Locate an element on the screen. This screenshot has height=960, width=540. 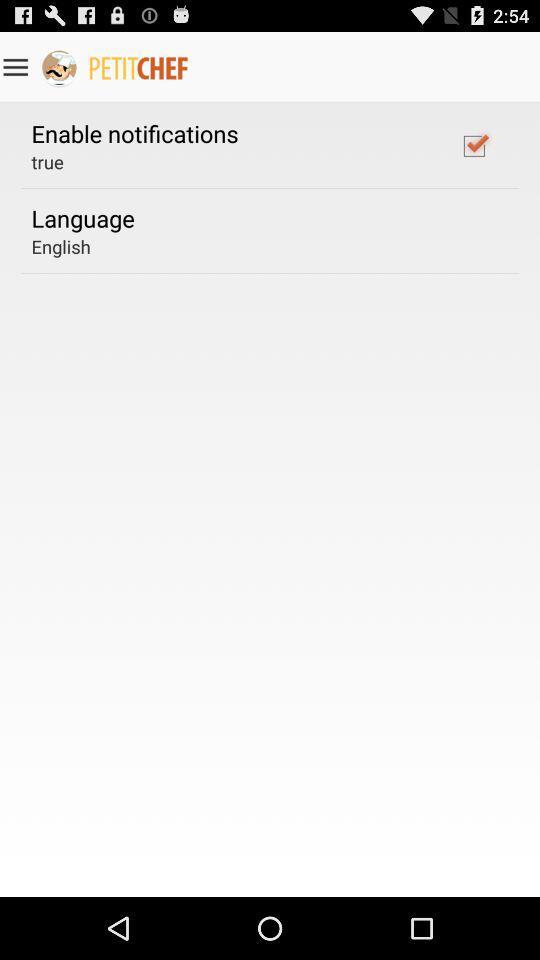
icon at the top right corner is located at coordinates (473, 144).